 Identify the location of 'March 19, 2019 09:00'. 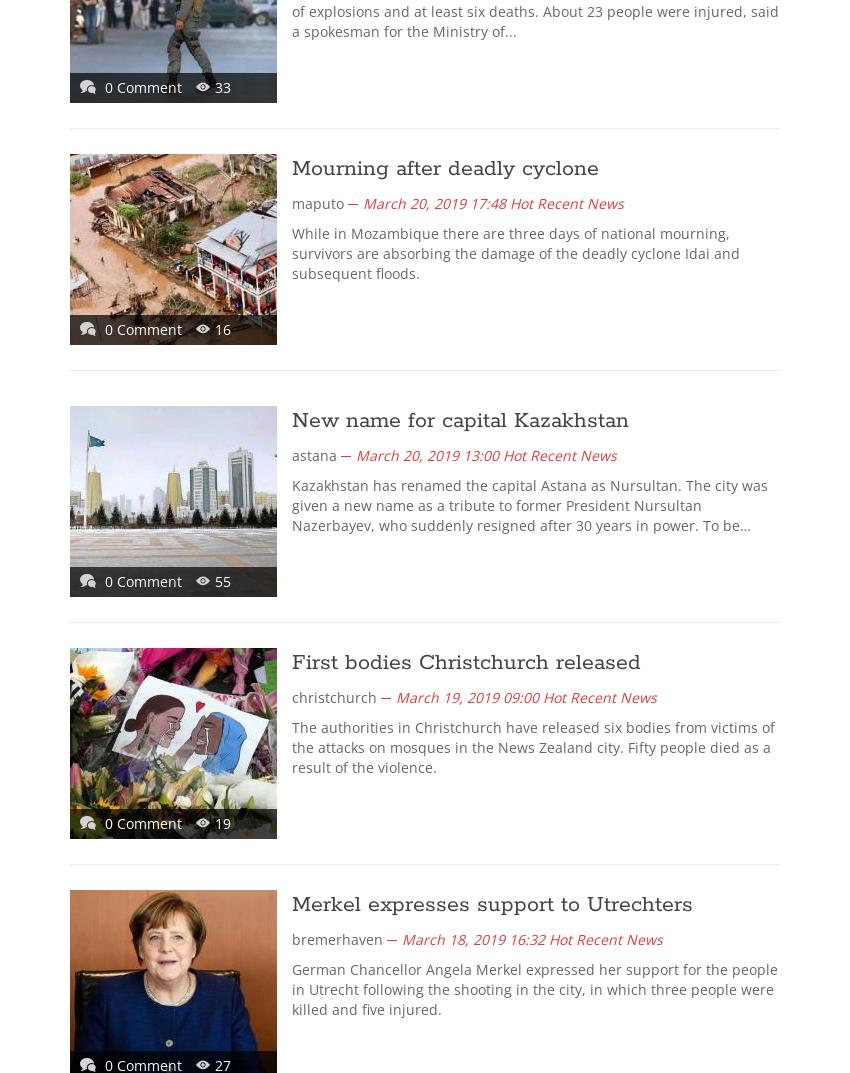
(396, 697).